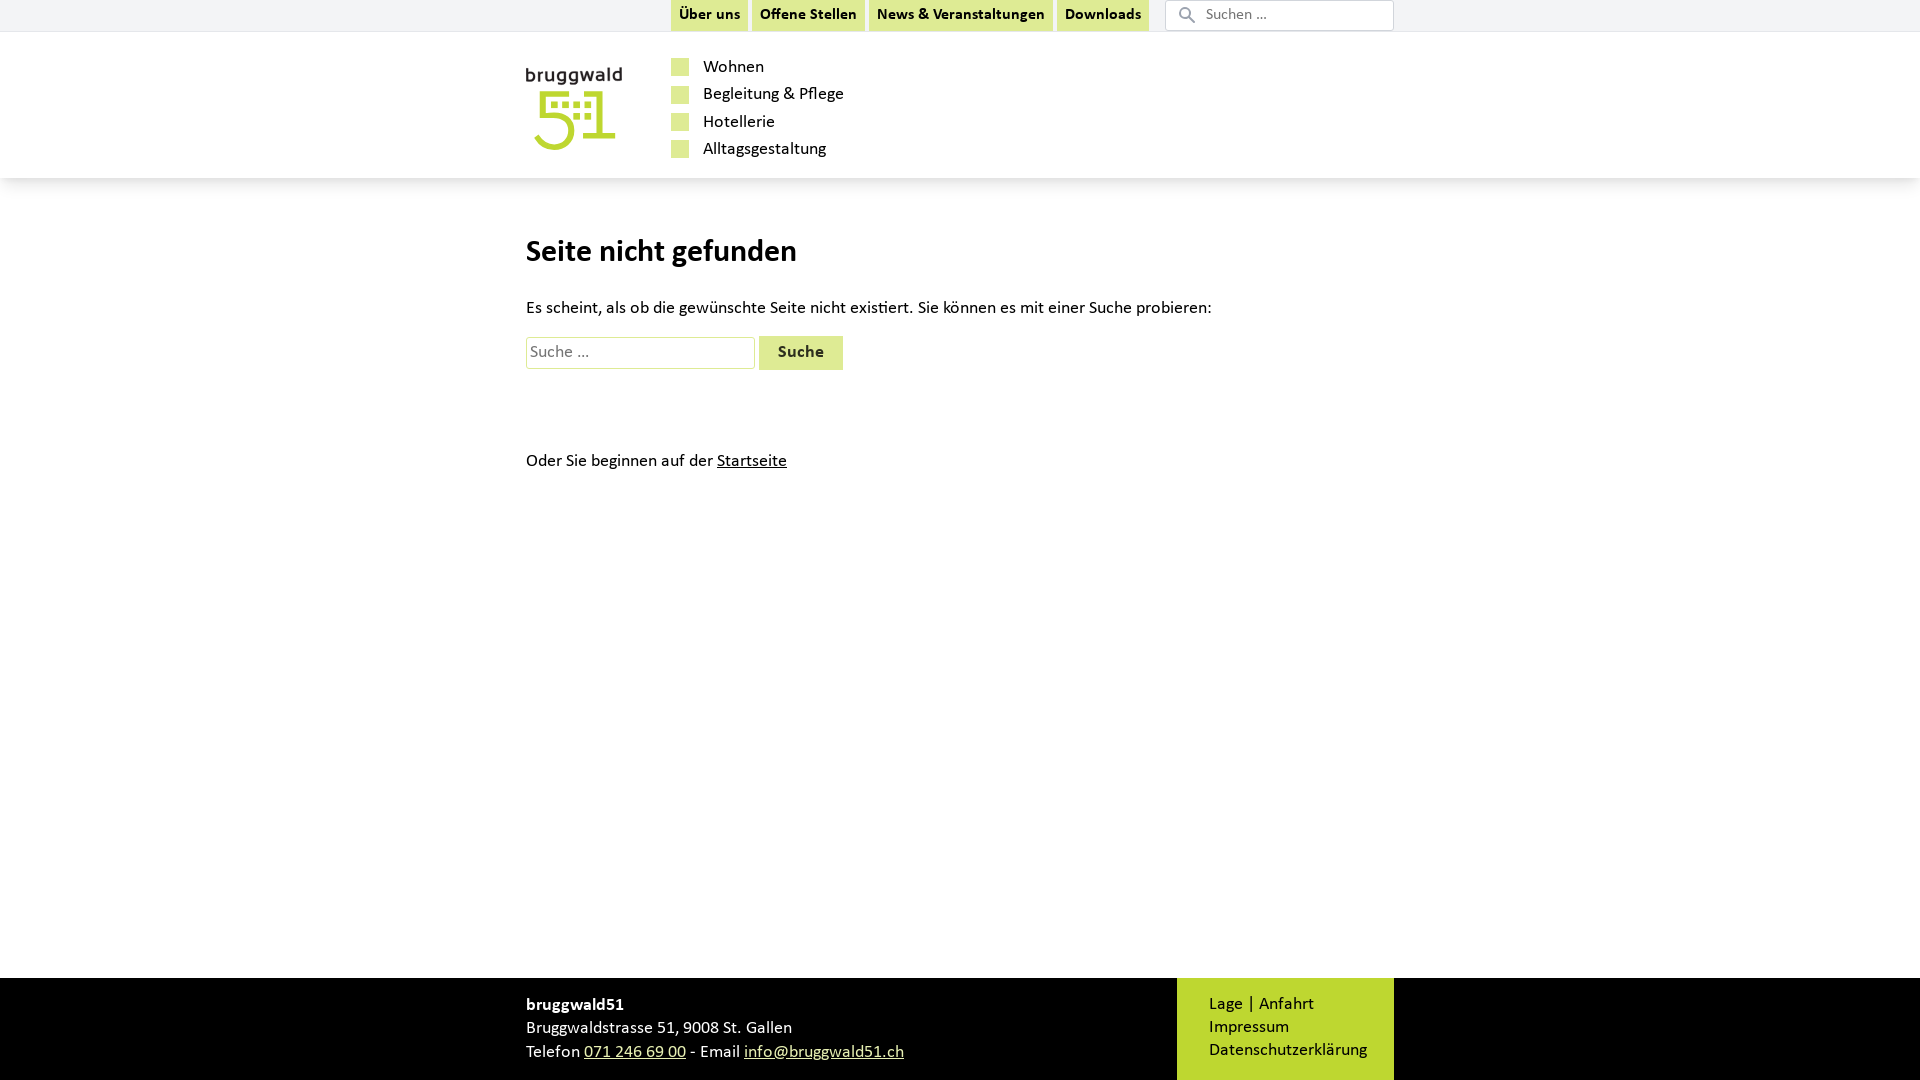 The image size is (1920, 1080). What do you see at coordinates (633, 1051) in the screenshot?
I see `'071 246 69 00'` at bounding box center [633, 1051].